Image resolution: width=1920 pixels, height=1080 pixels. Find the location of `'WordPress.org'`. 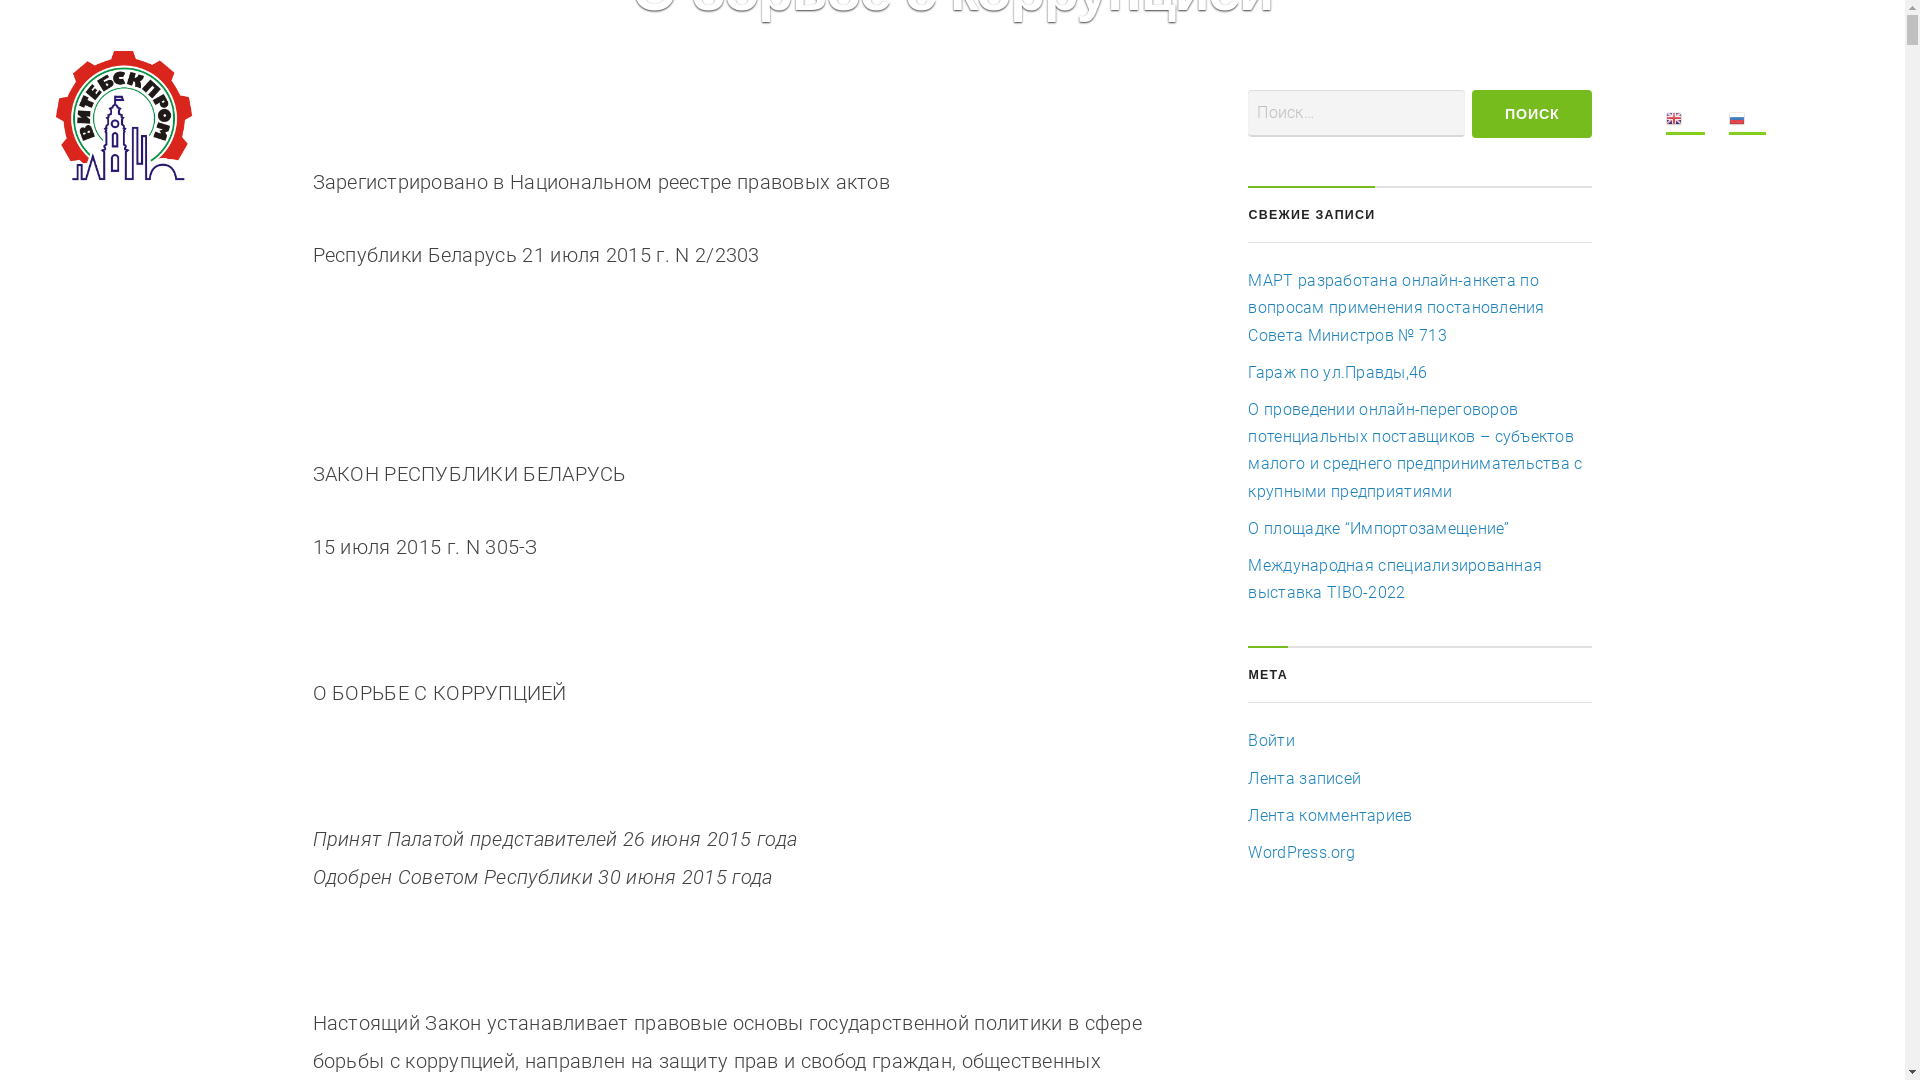

'WordPress.org' is located at coordinates (1301, 852).